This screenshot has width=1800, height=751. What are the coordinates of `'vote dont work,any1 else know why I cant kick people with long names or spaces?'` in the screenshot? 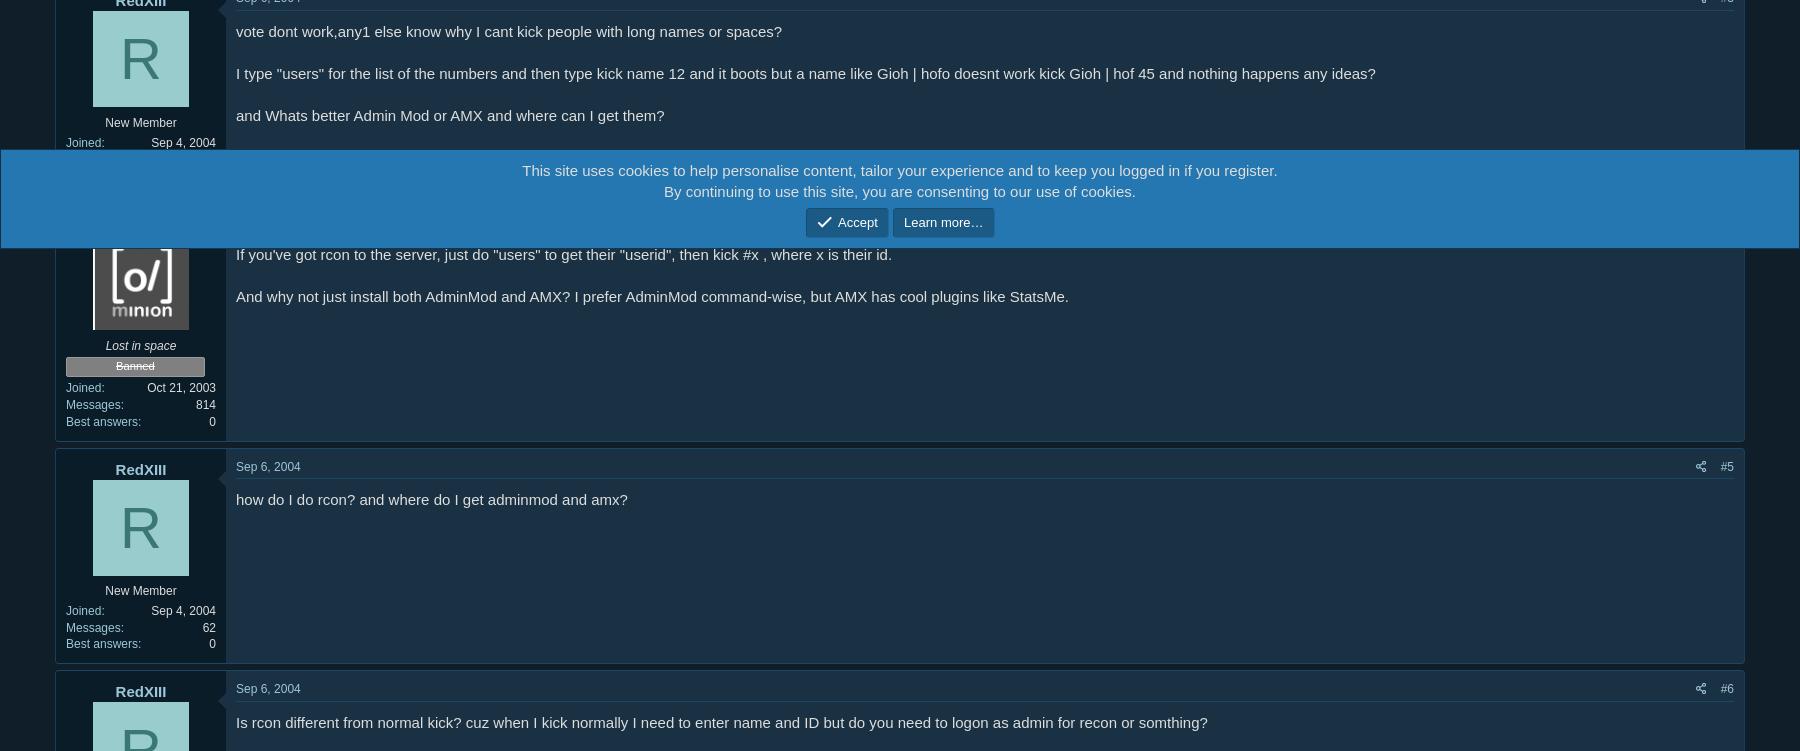 It's located at (508, 31).